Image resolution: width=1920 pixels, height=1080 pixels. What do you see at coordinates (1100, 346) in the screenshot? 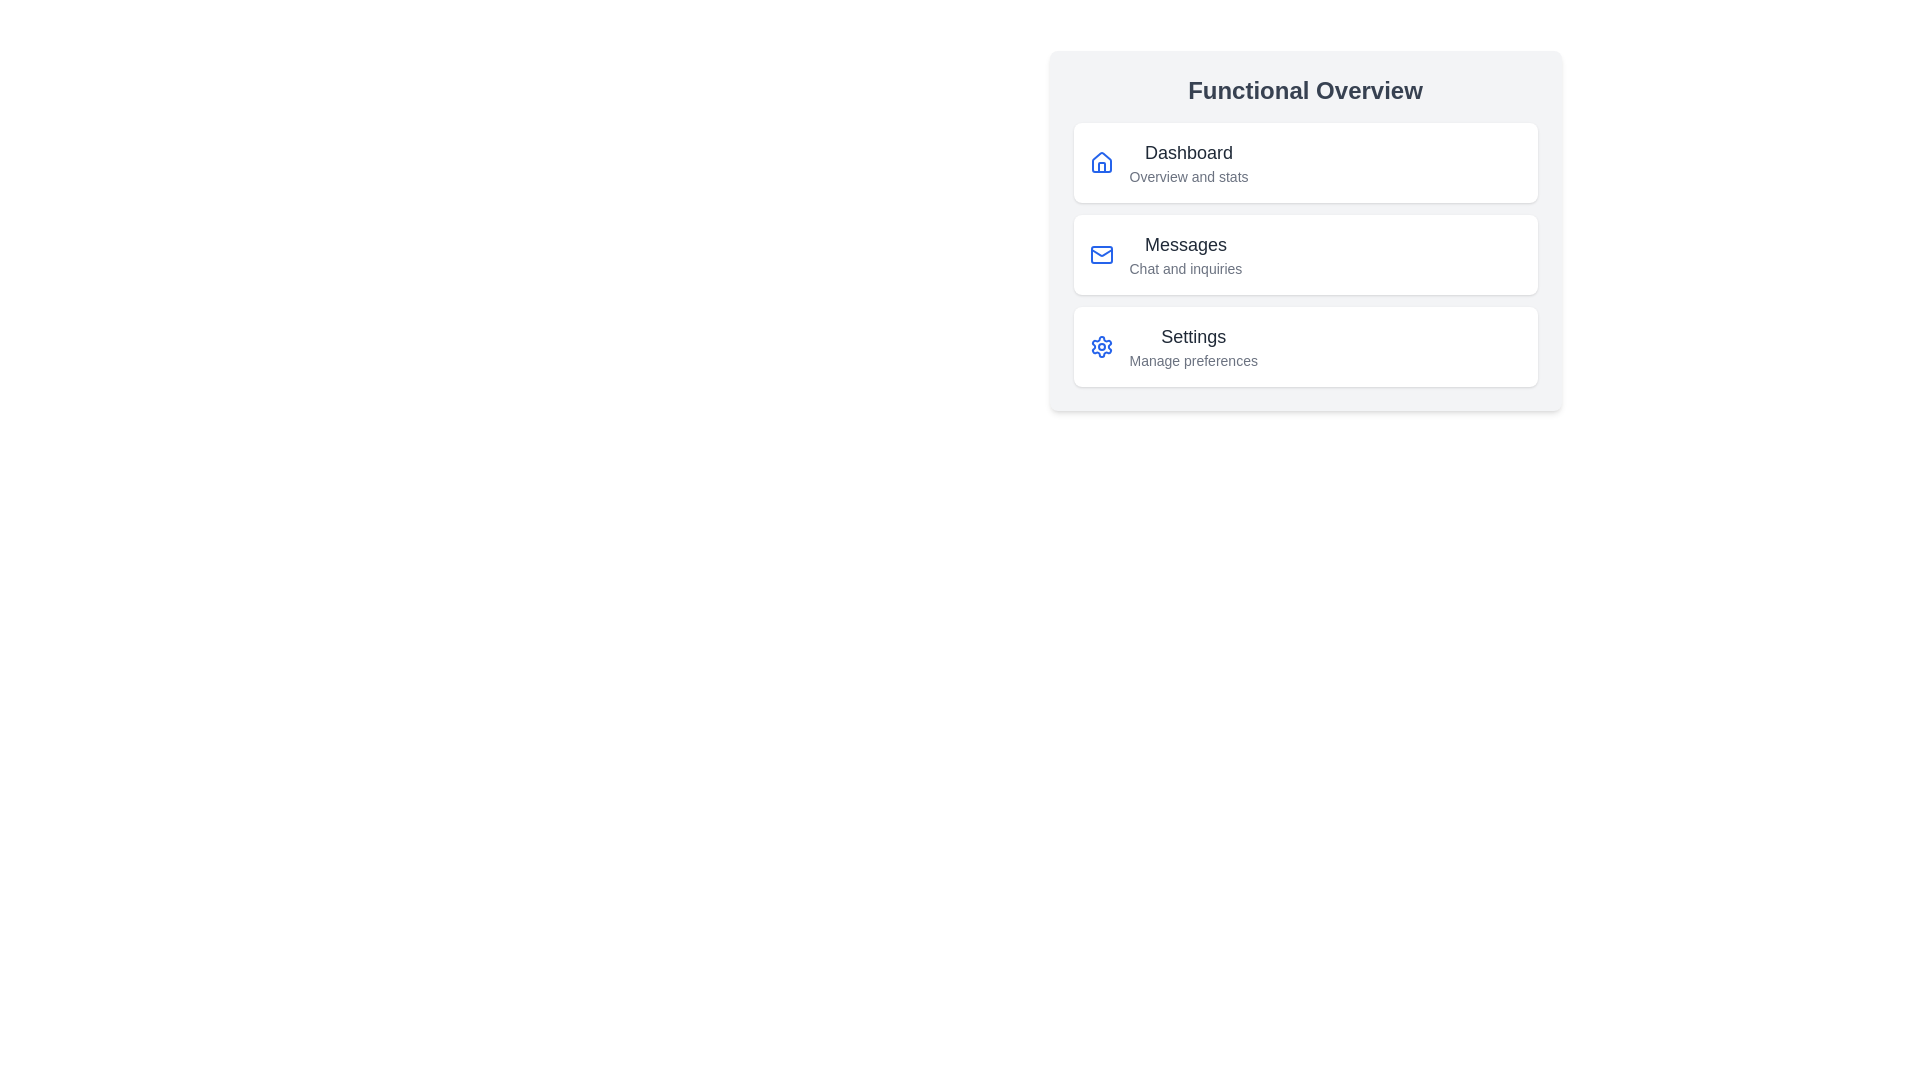
I see `the blue gear-shaped icon located to the left of the 'Settings' text within the 'Settings' card` at bounding box center [1100, 346].